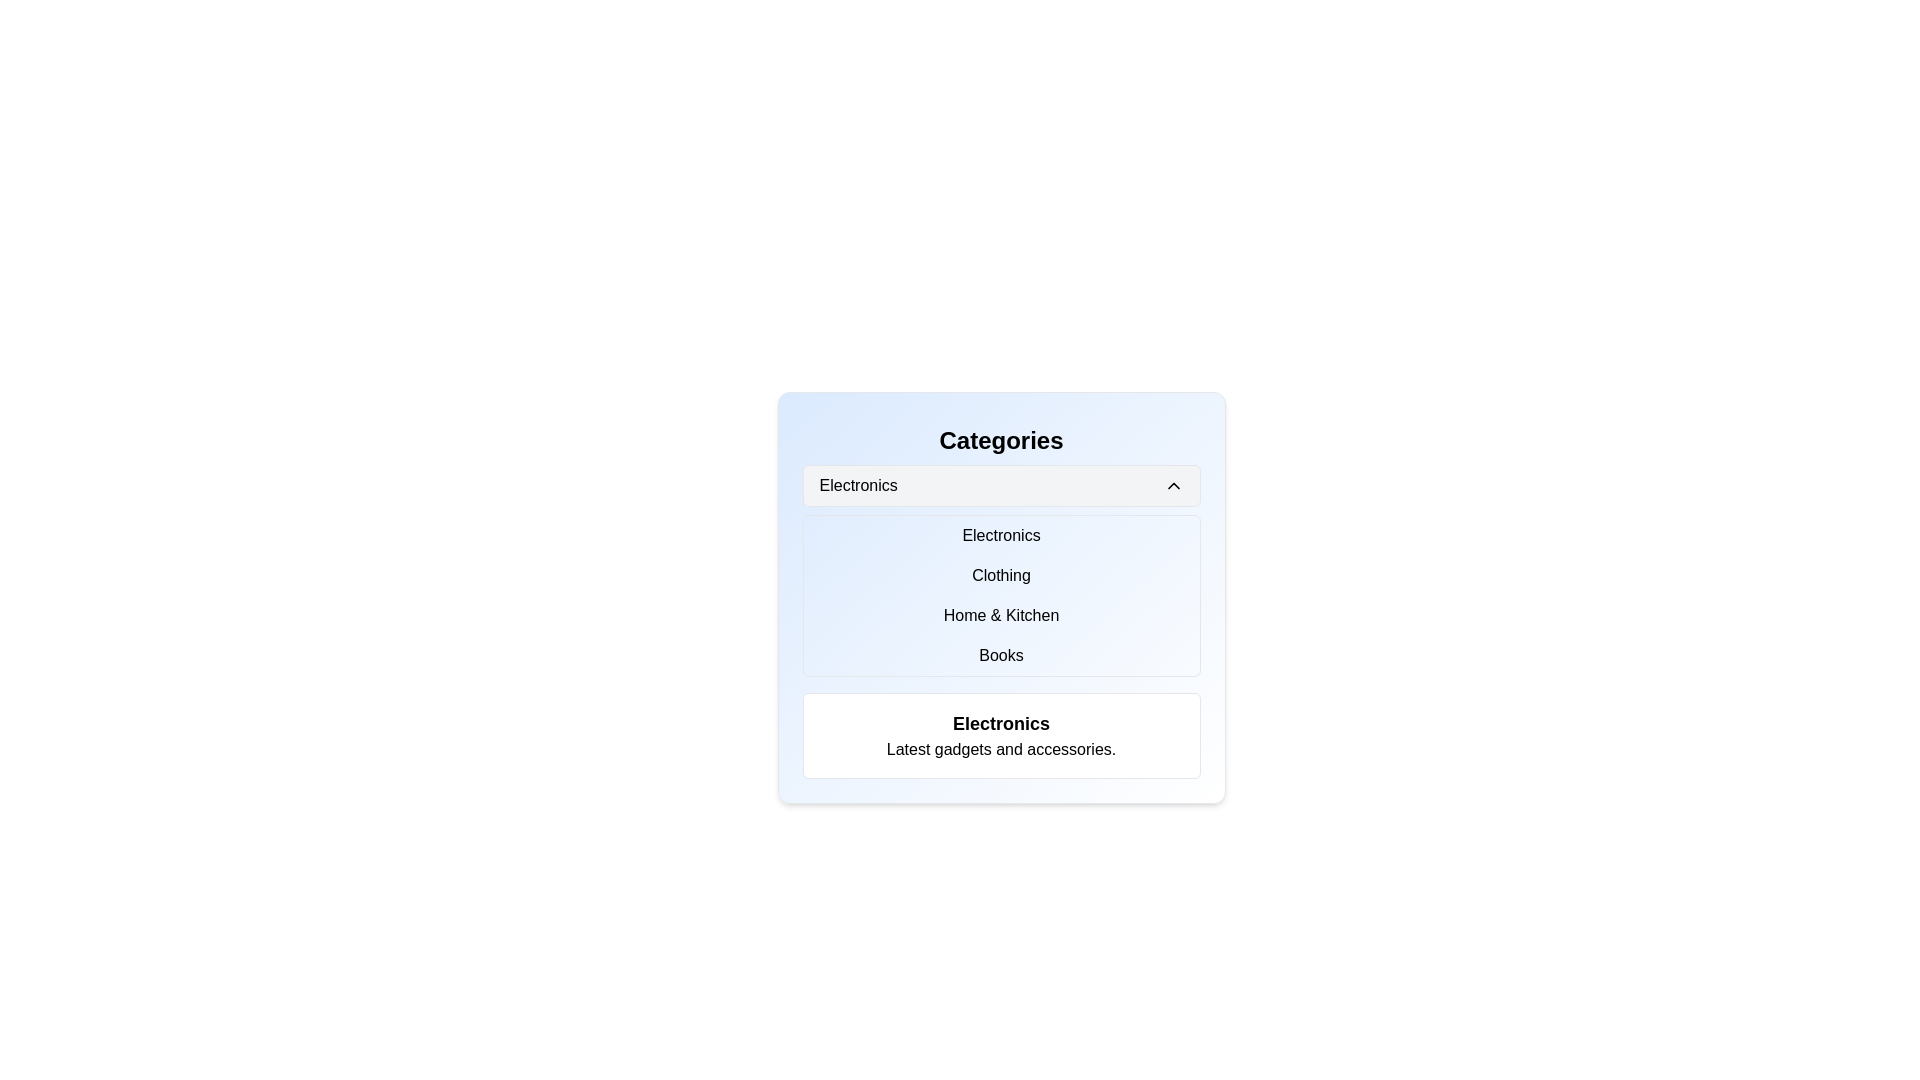  I want to click on the informational card that provides details about the category 'Electronics', located at the bottom of the 'Categories' section, so click(1001, 736).